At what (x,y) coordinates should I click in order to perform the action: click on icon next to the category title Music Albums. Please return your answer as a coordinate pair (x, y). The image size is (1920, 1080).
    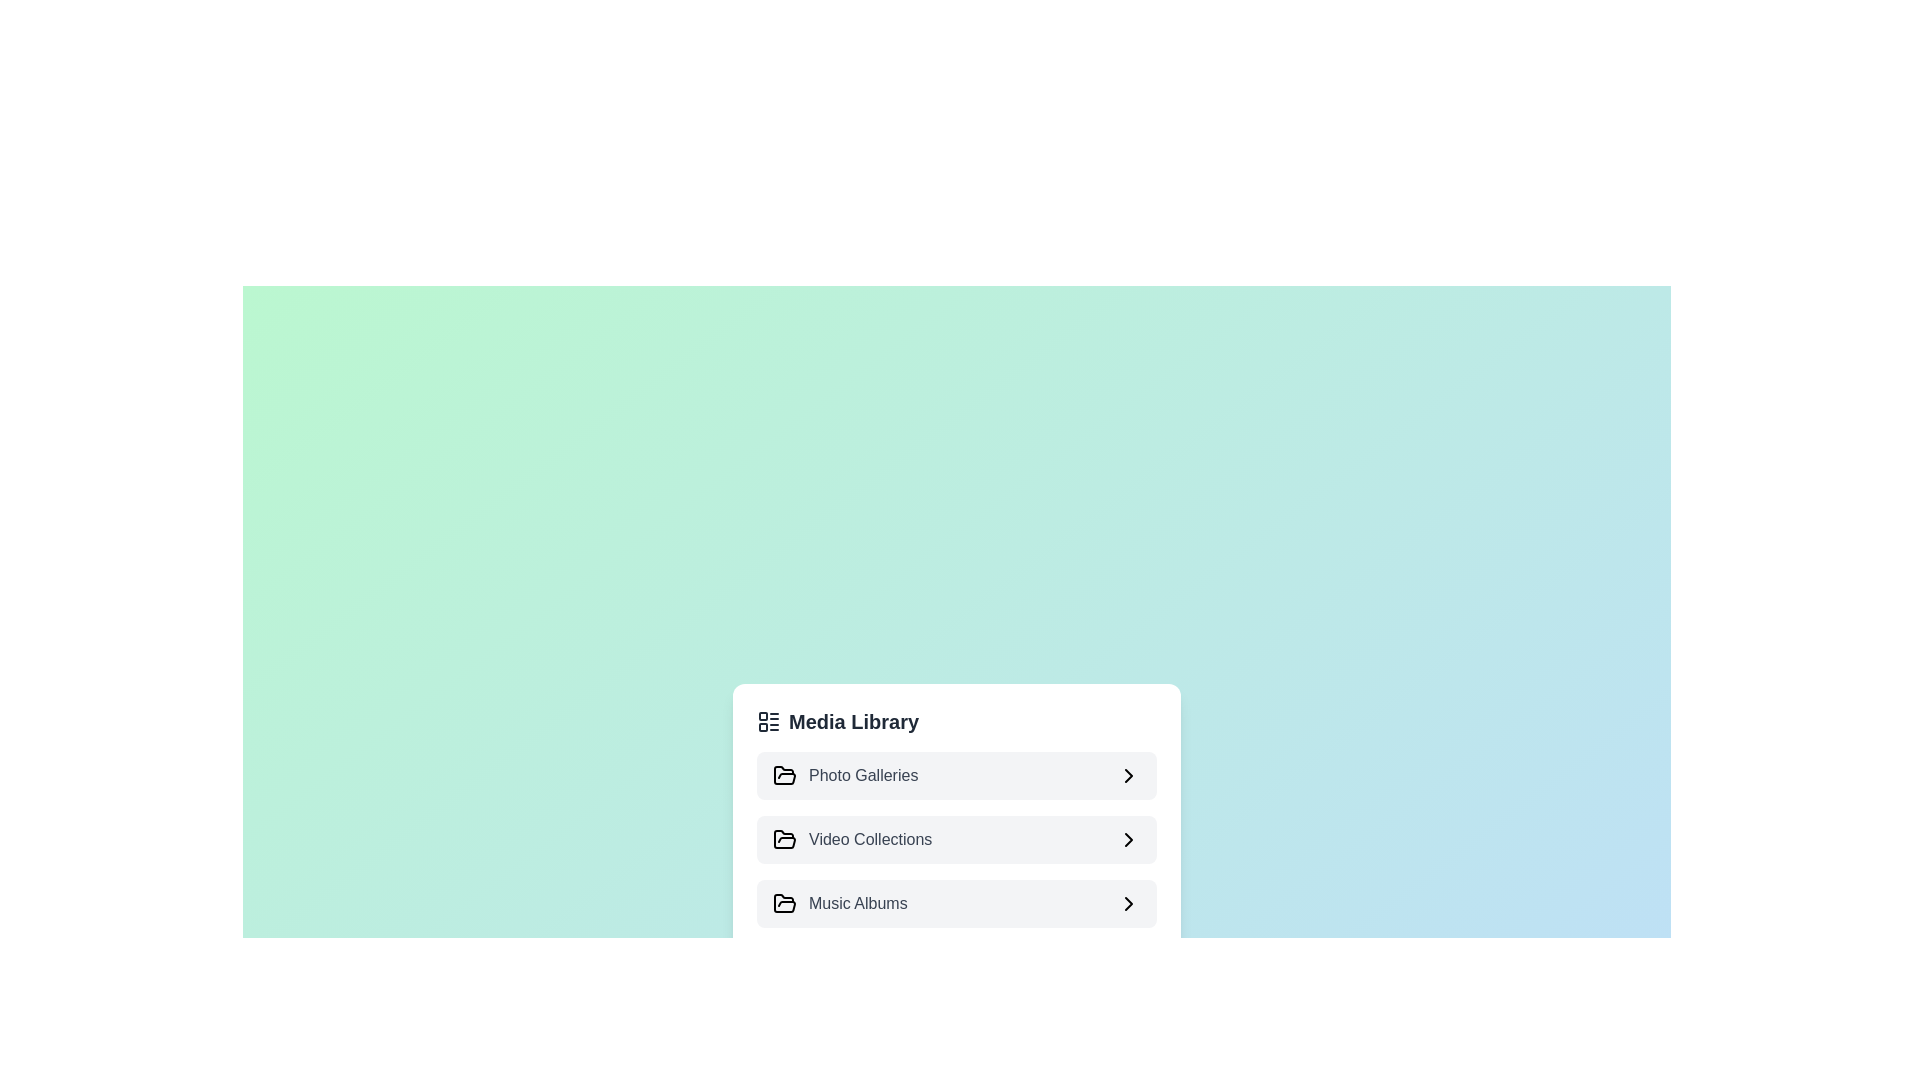
    Looking at the image, I should click on (1128, 903).